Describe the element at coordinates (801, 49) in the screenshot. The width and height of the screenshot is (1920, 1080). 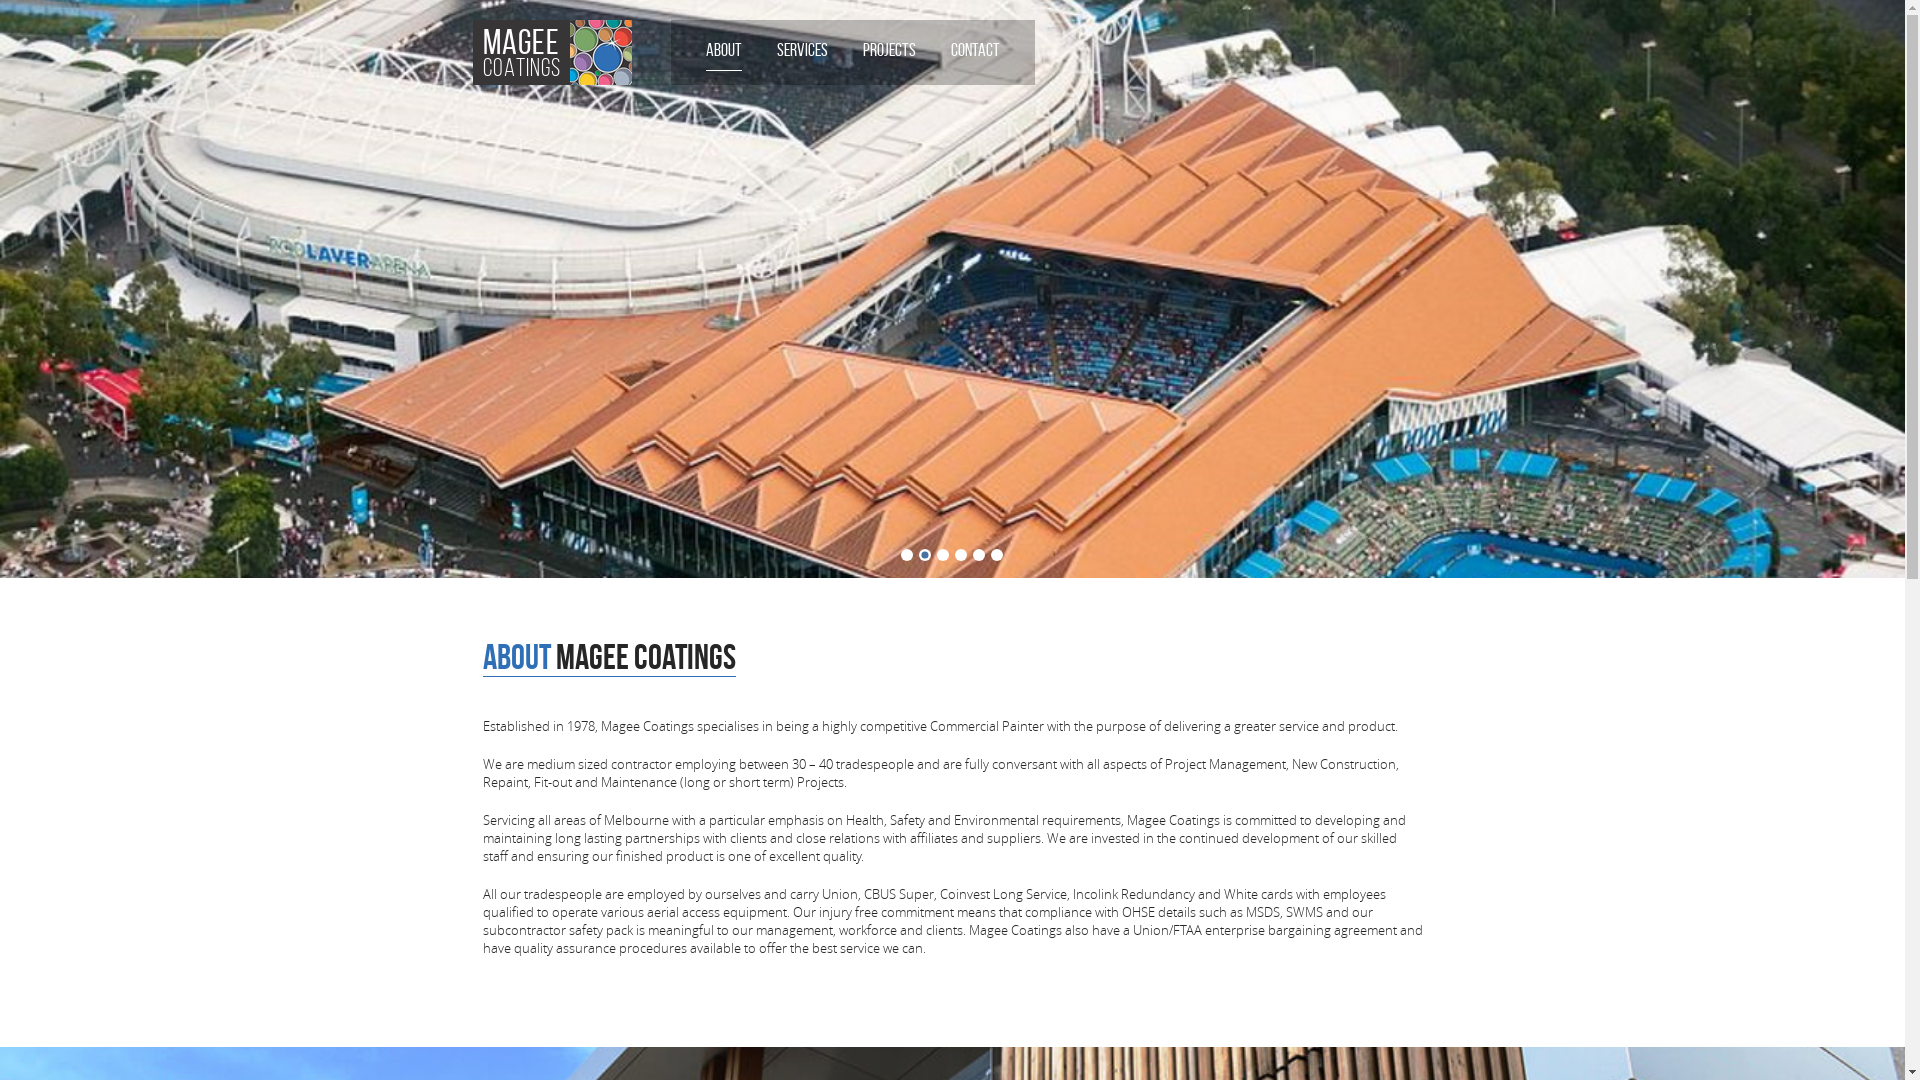
I see `'SERVICES'` at that location.